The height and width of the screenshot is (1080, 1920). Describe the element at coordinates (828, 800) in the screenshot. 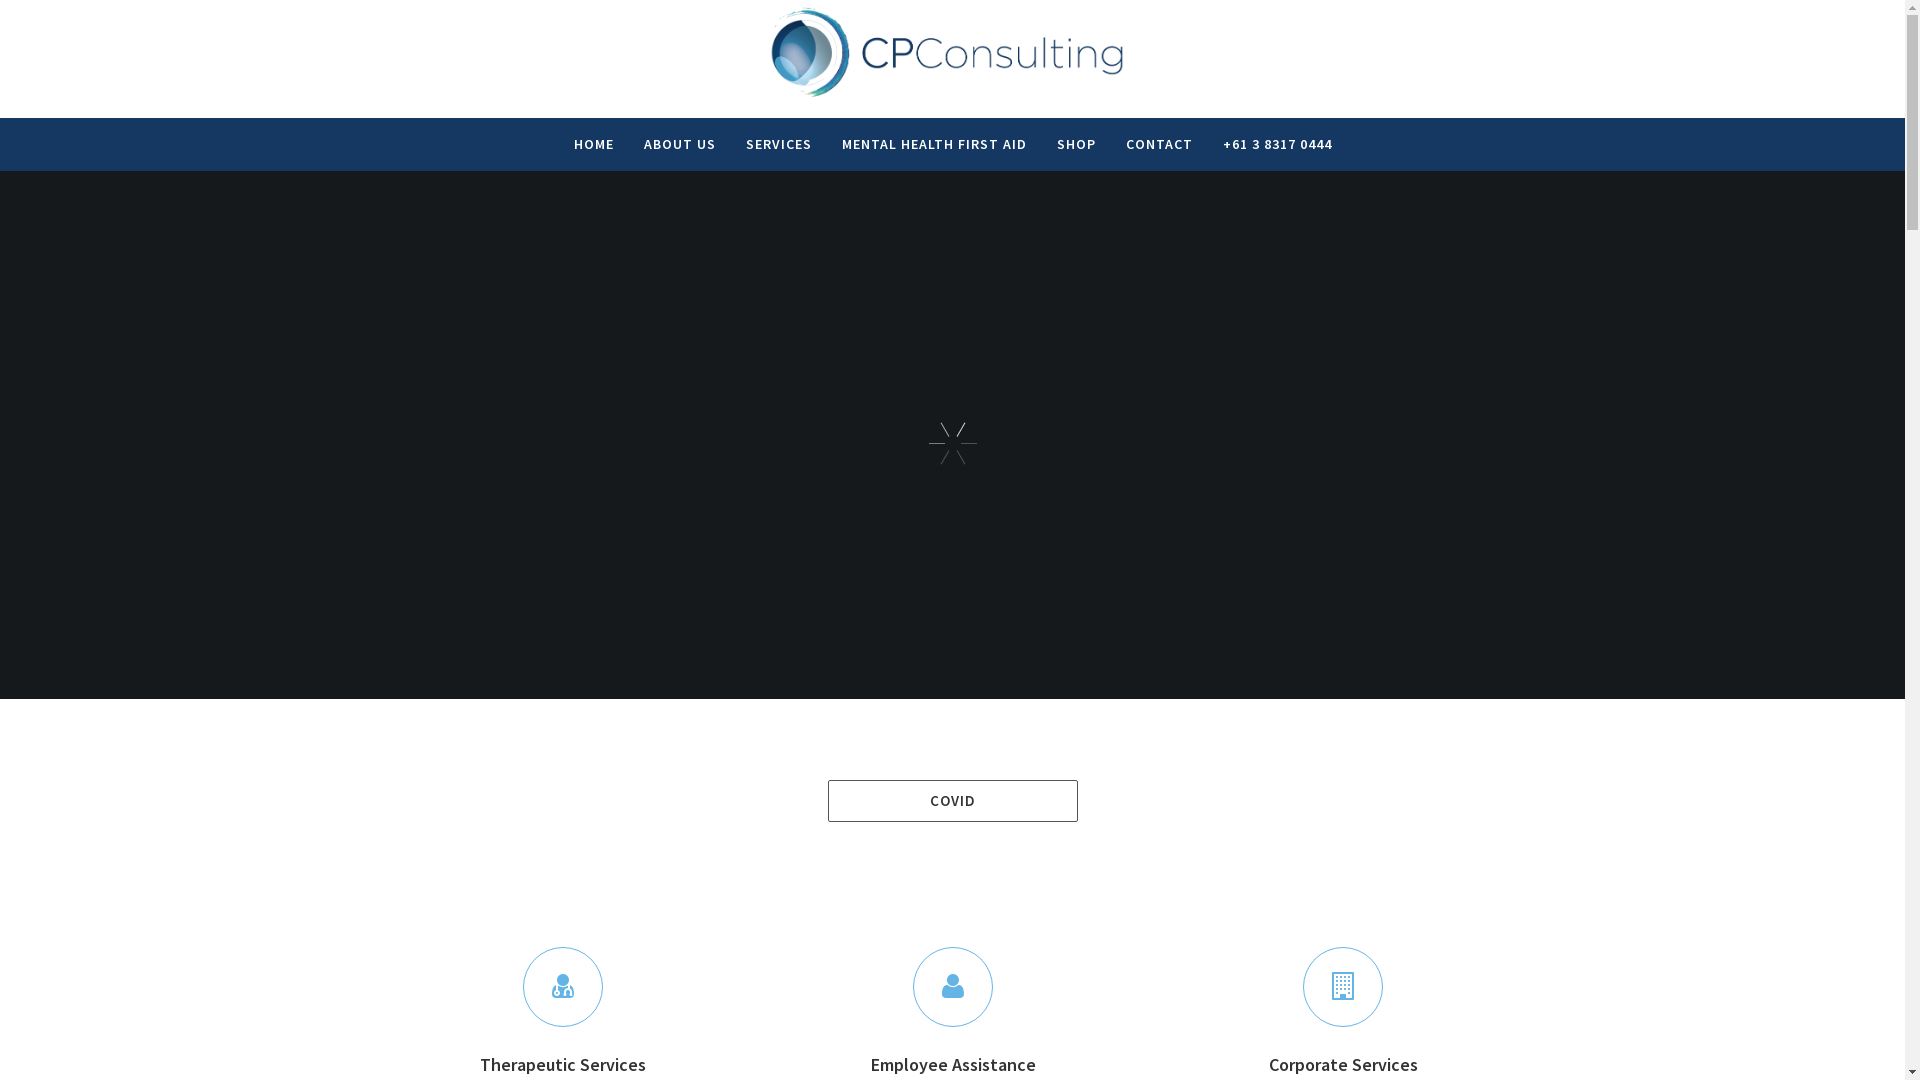

I see `'COVID'` at that location.